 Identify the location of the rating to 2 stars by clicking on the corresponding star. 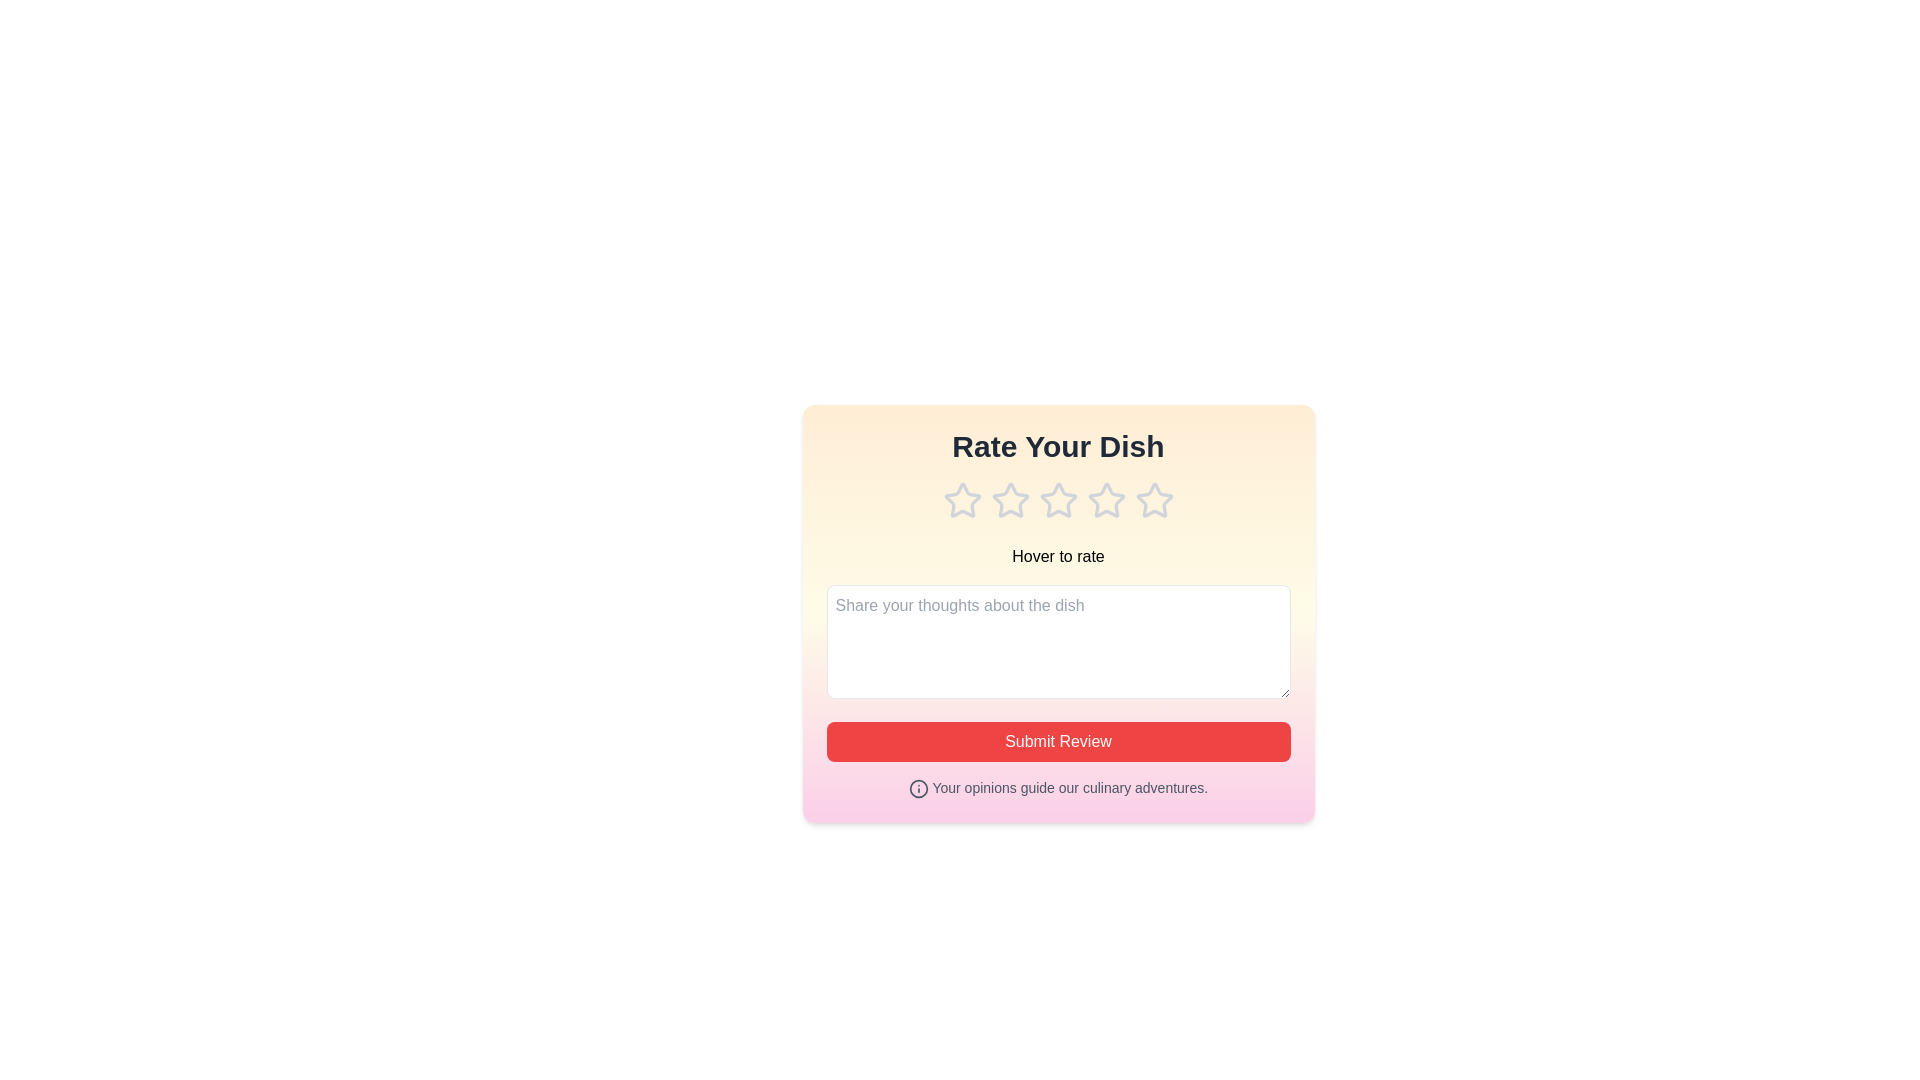
(1010, 500).